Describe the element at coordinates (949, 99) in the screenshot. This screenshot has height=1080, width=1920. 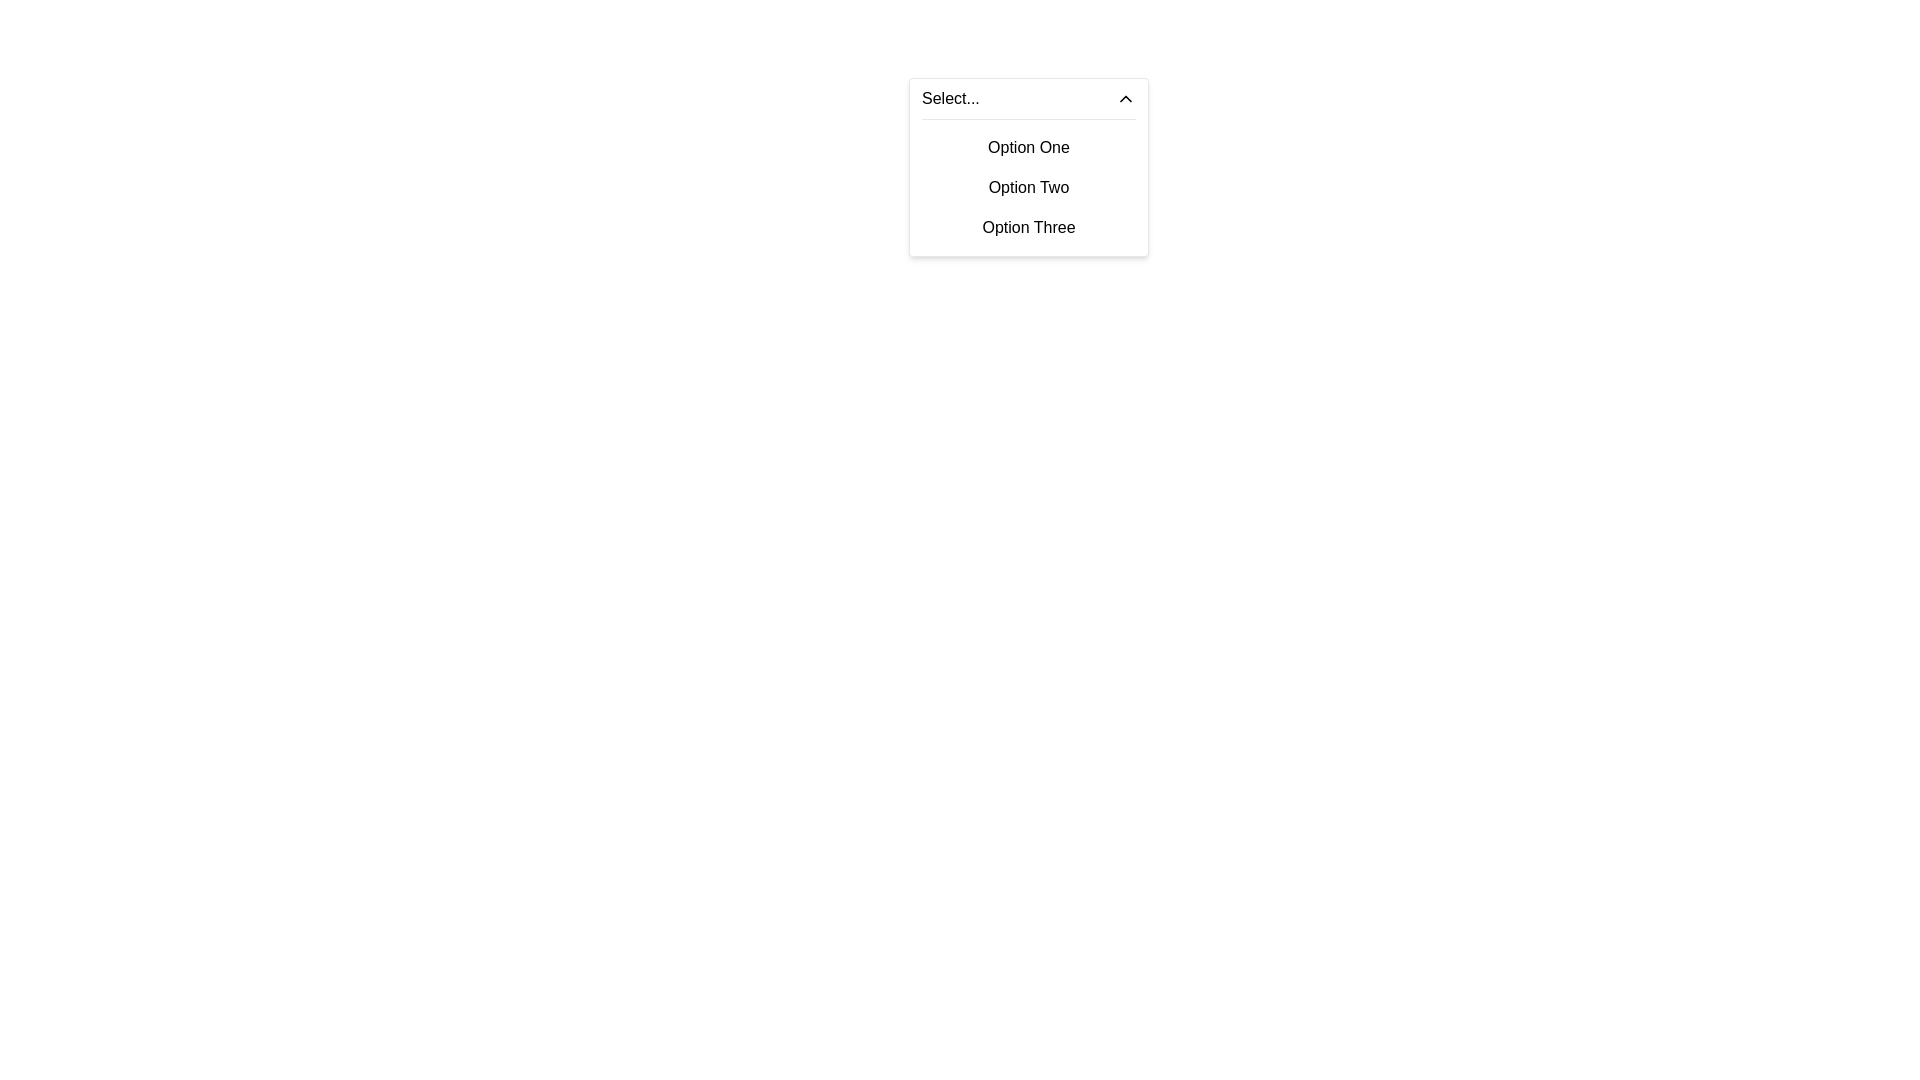
I see `displayed text of the static label 'Select...' located at the leftmost side of the dropdown menu header section` at that location.